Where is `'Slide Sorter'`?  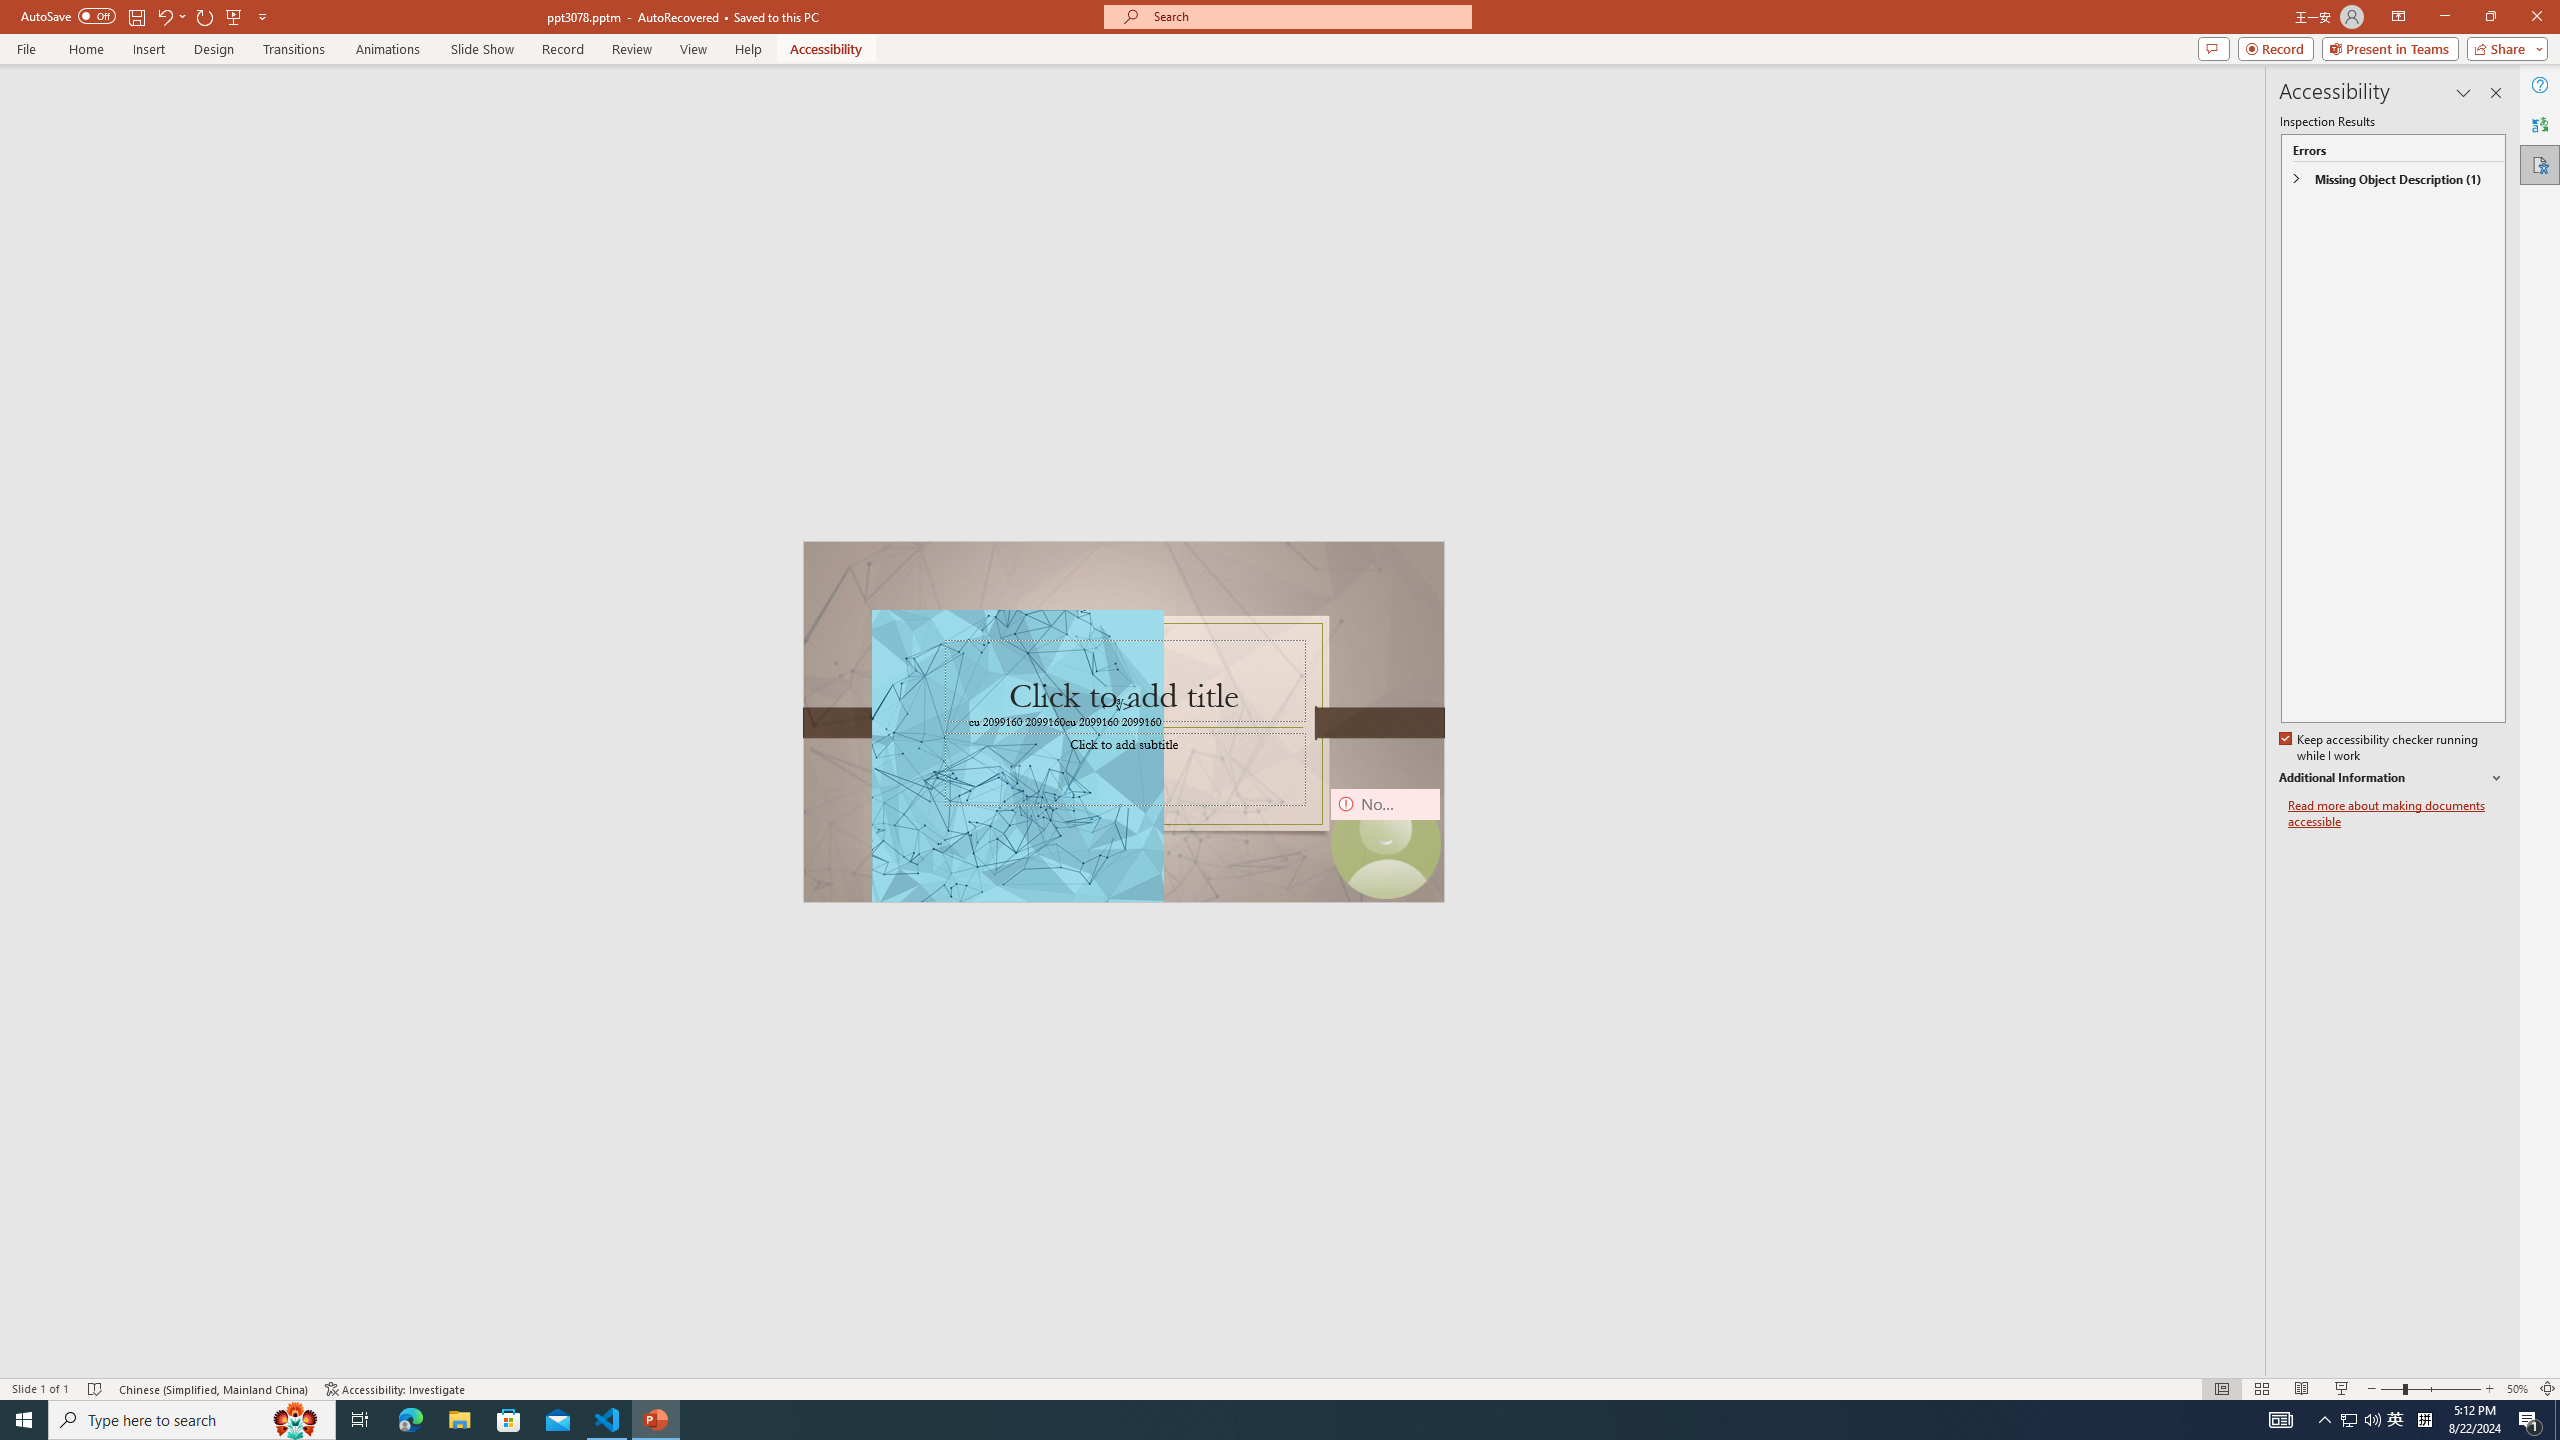 'Slide Sorter' is located at coordinates (2261, 1389).